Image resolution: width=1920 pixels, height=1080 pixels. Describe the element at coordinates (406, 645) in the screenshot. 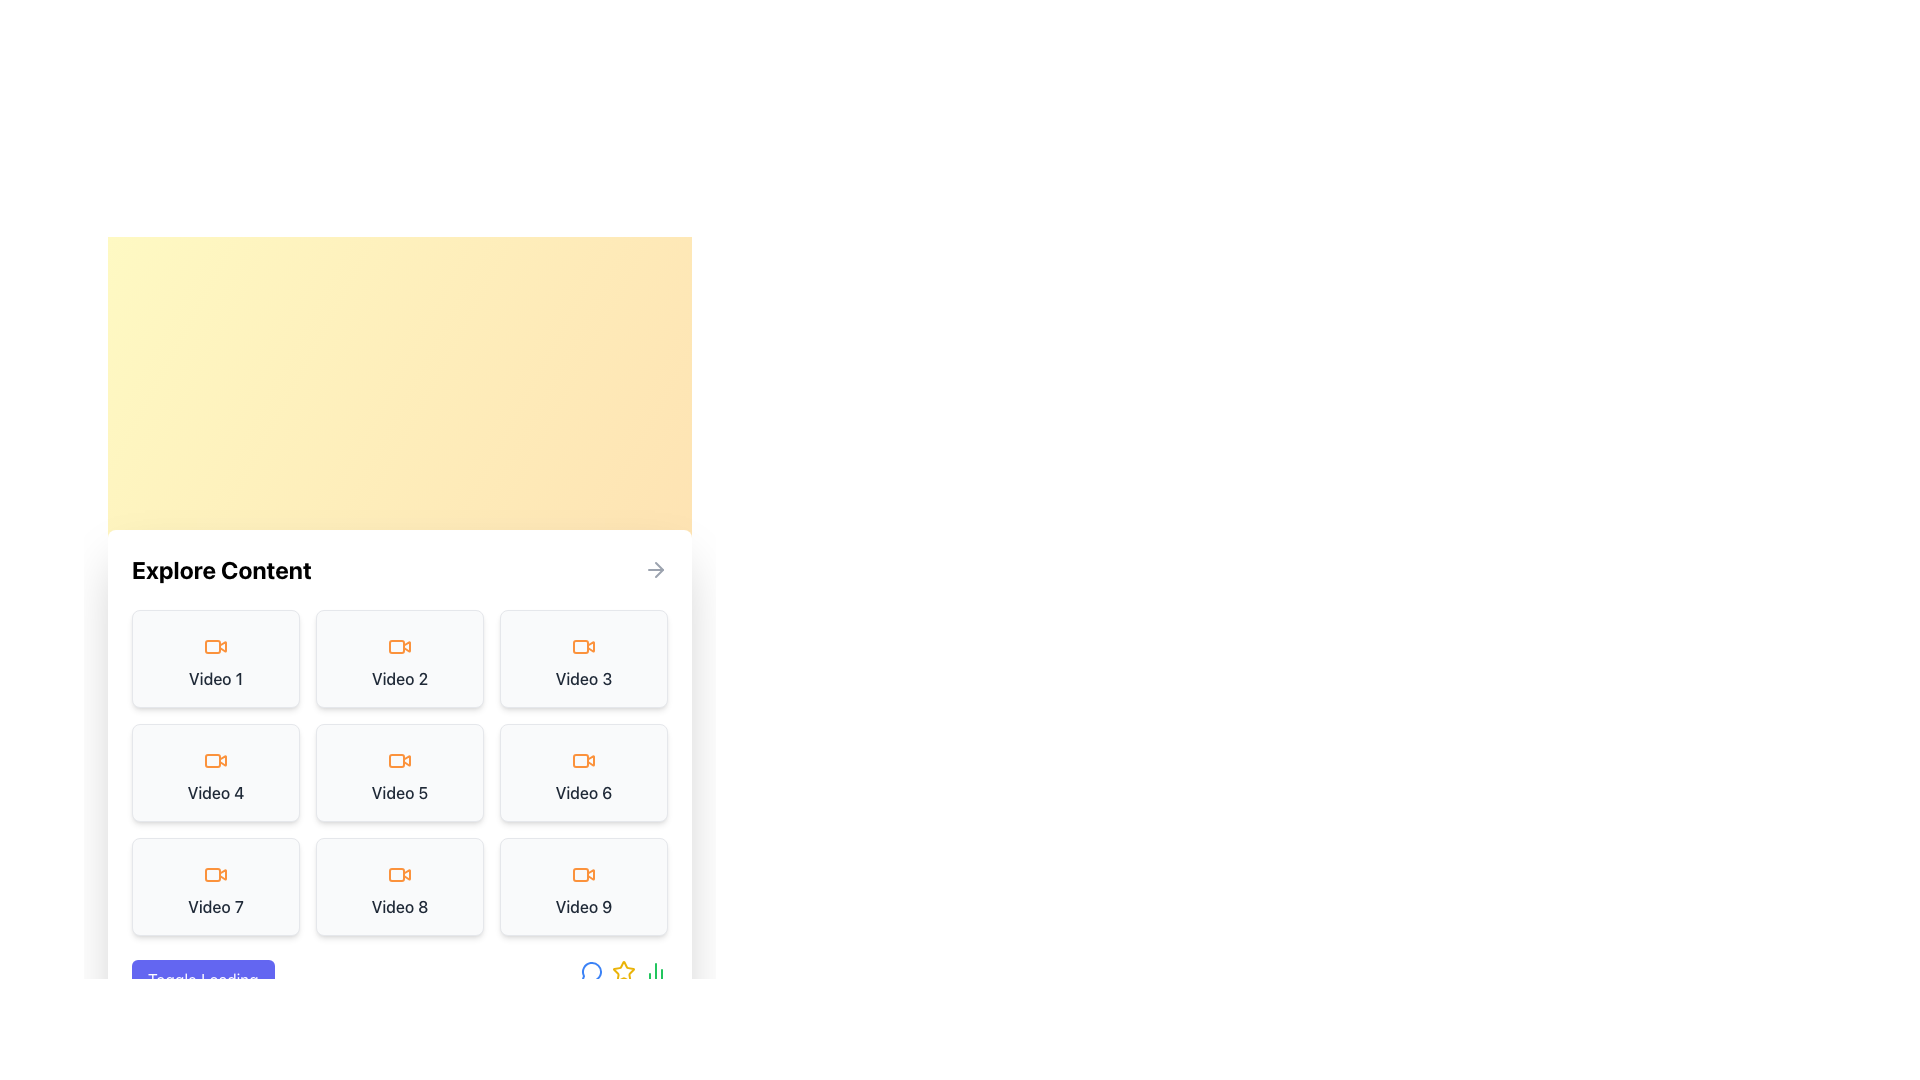

I see `the orange triangular video camera icon located within the 'Video 2' card in the 'Explore Content' section` at that location.